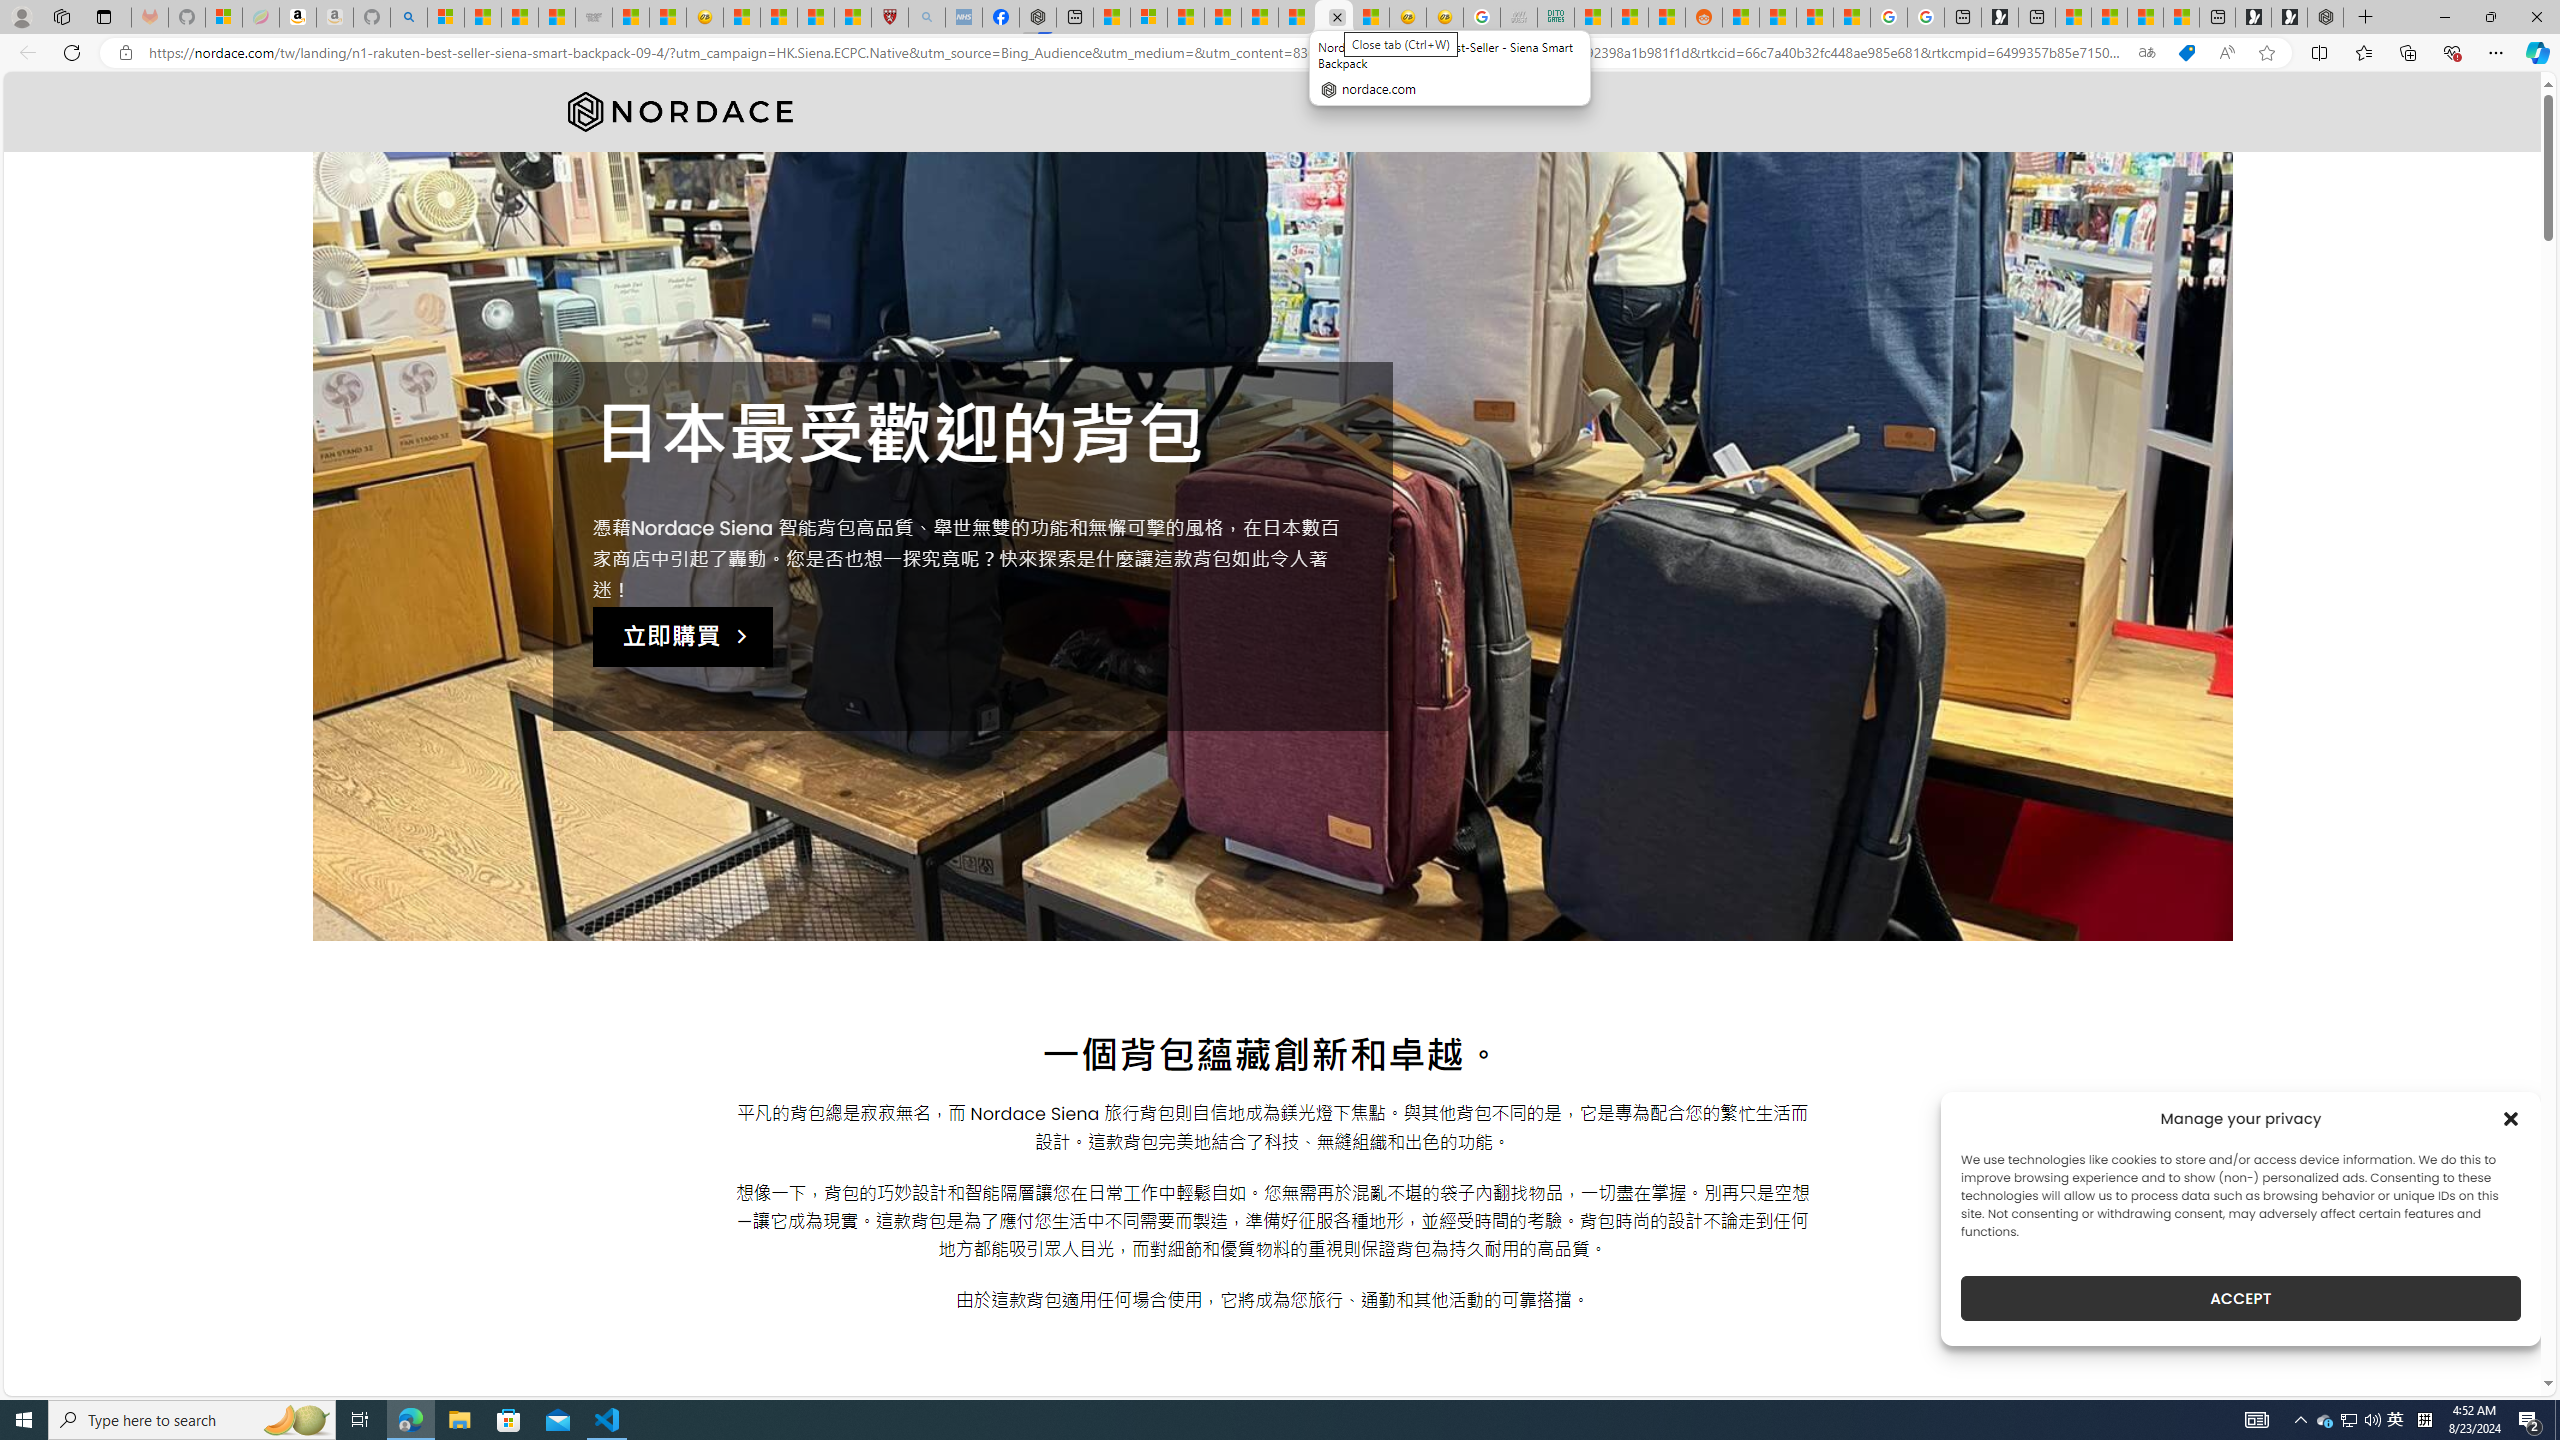 The image size is (2560, 1440). Describe the element at coordinates (70, 51) in the screenshot. I see `'Refresh'` at that location.